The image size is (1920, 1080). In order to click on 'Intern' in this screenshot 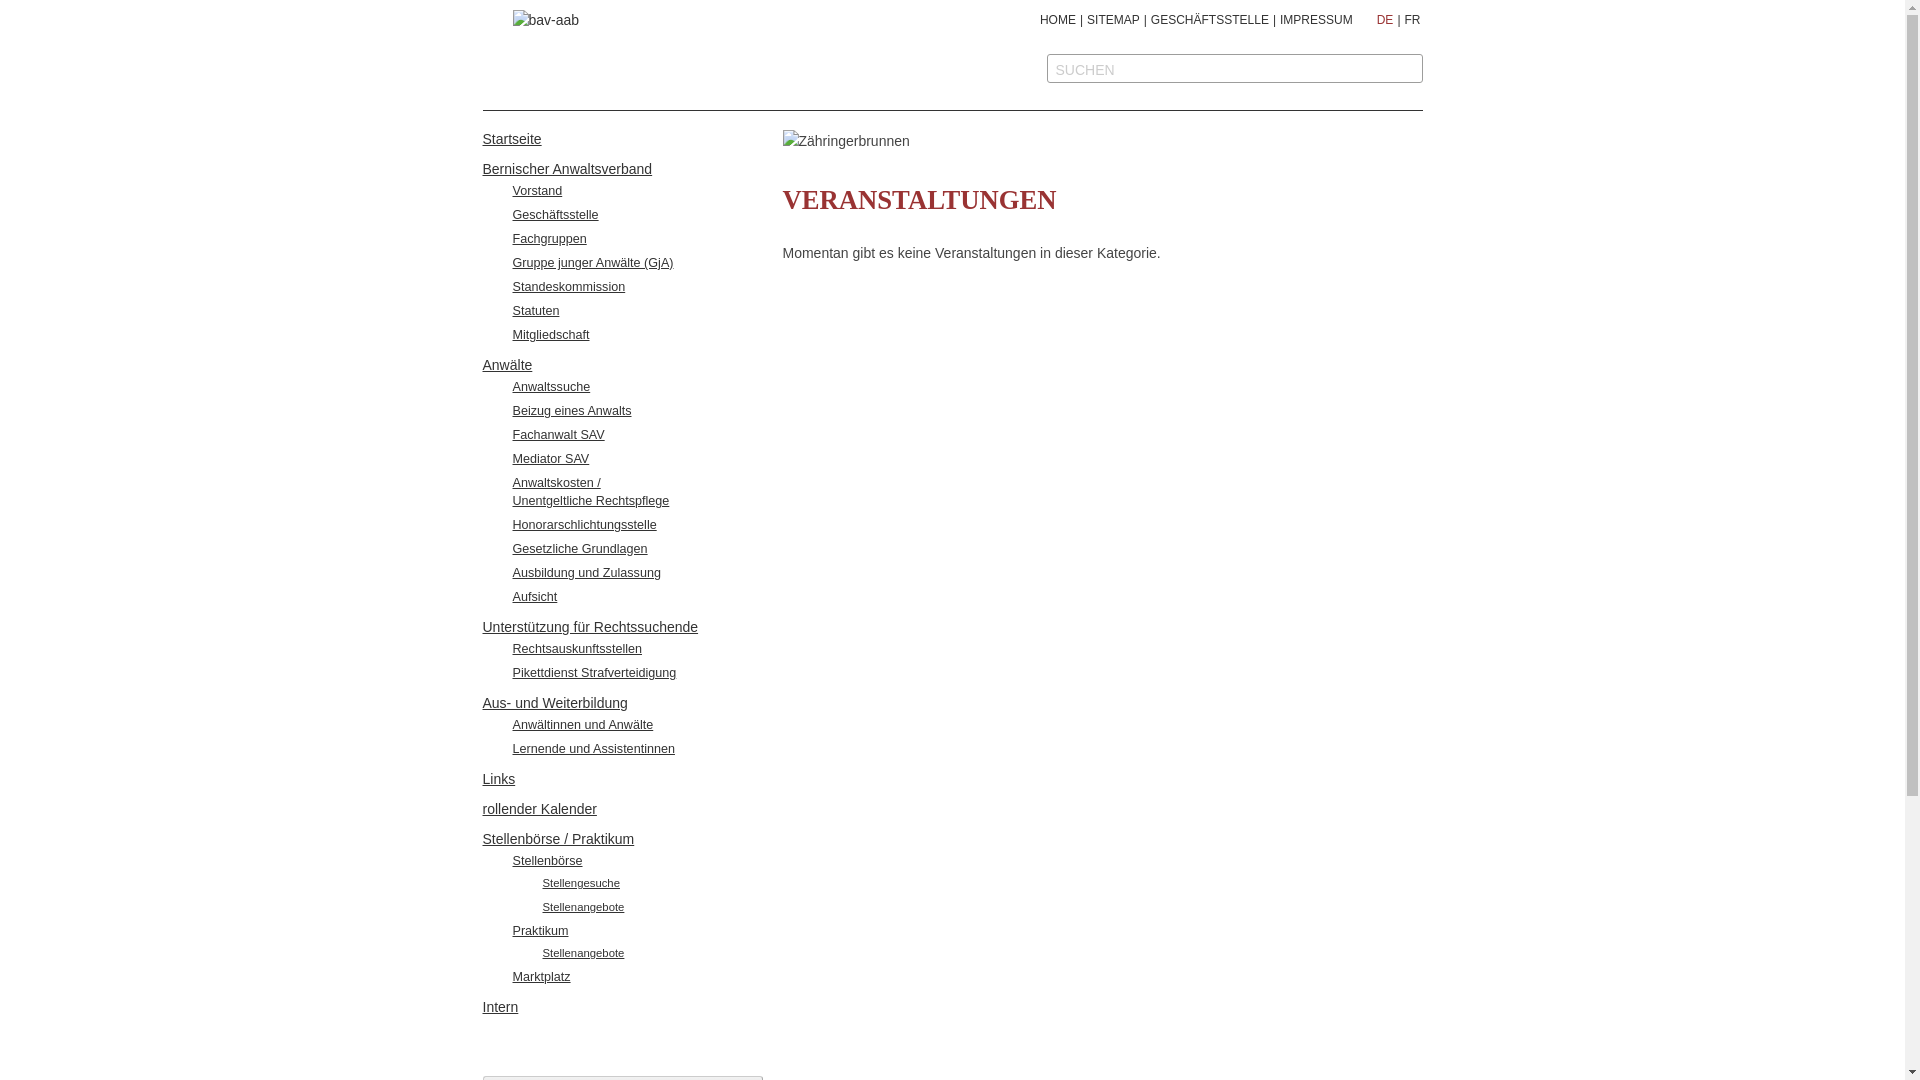, I will do `click(499, 1006)`.